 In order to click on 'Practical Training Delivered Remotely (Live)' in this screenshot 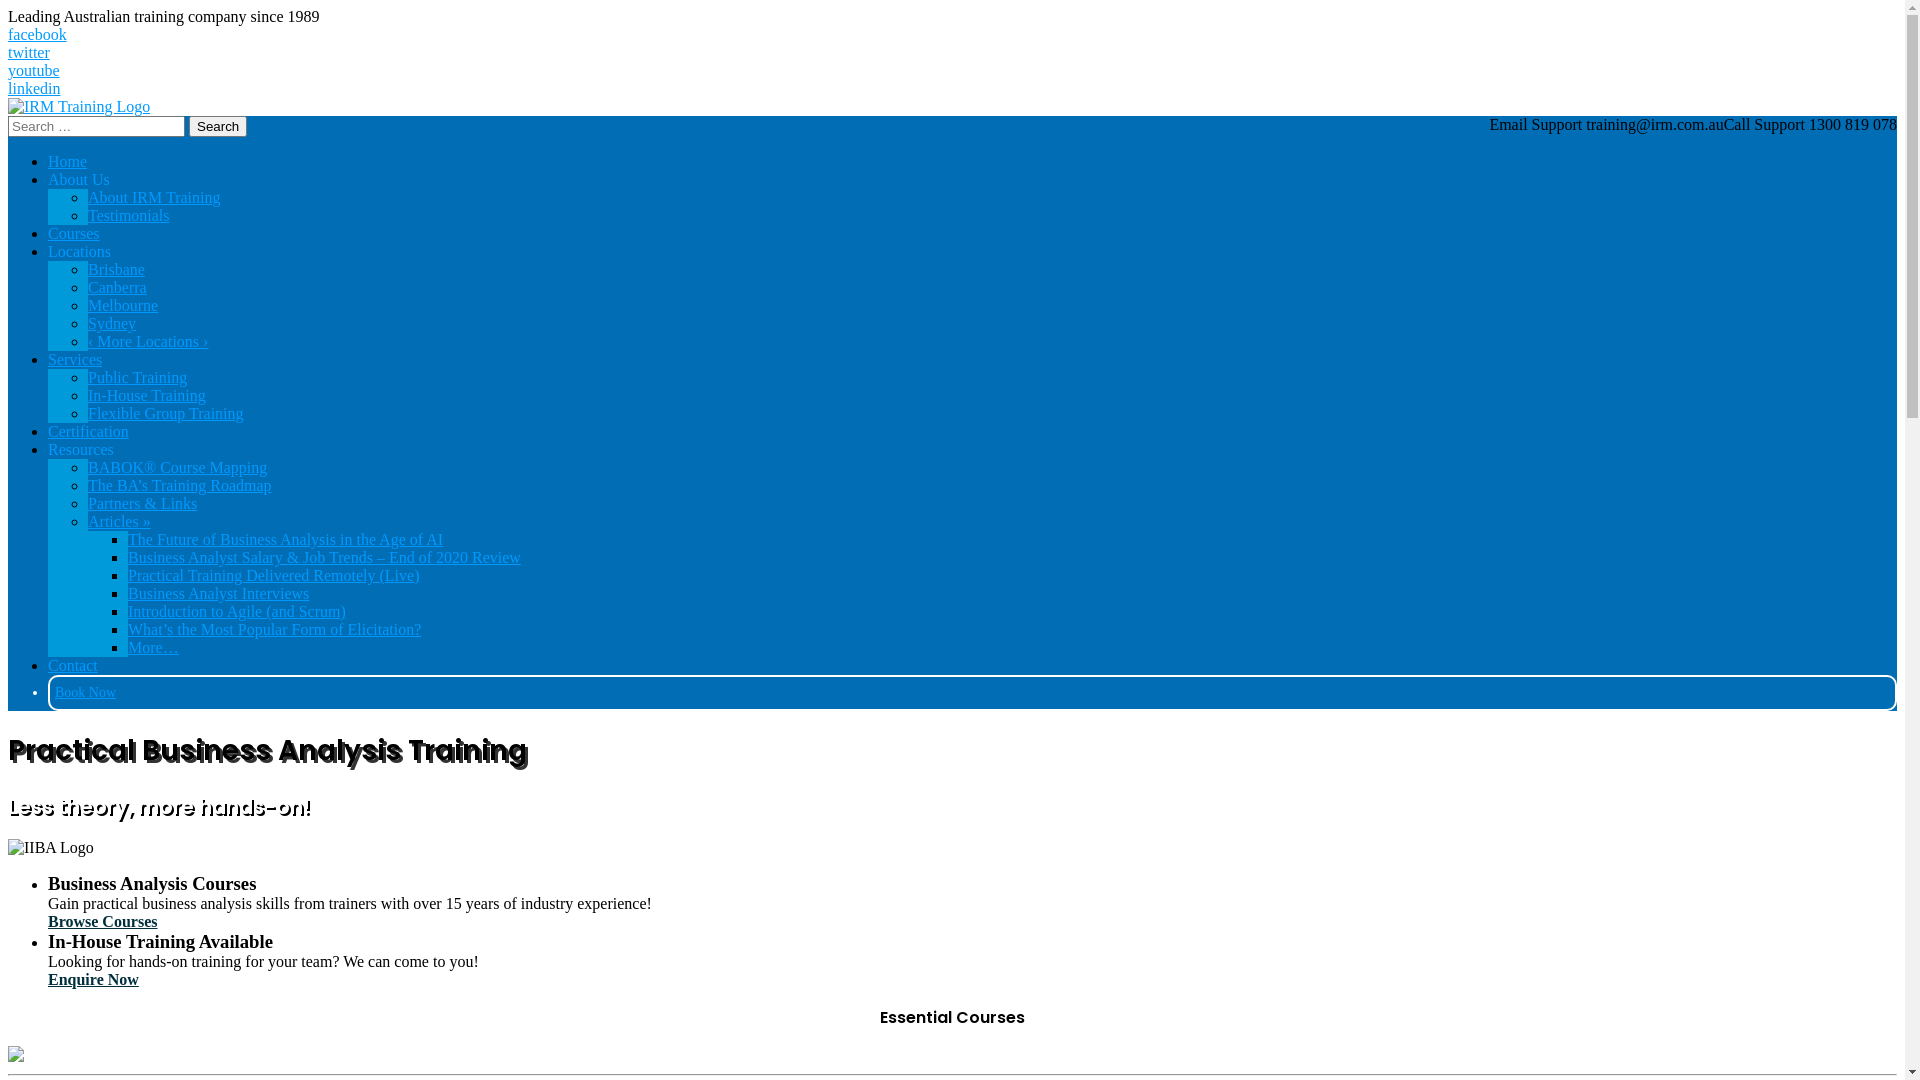, I will do `click(272, 575)`.